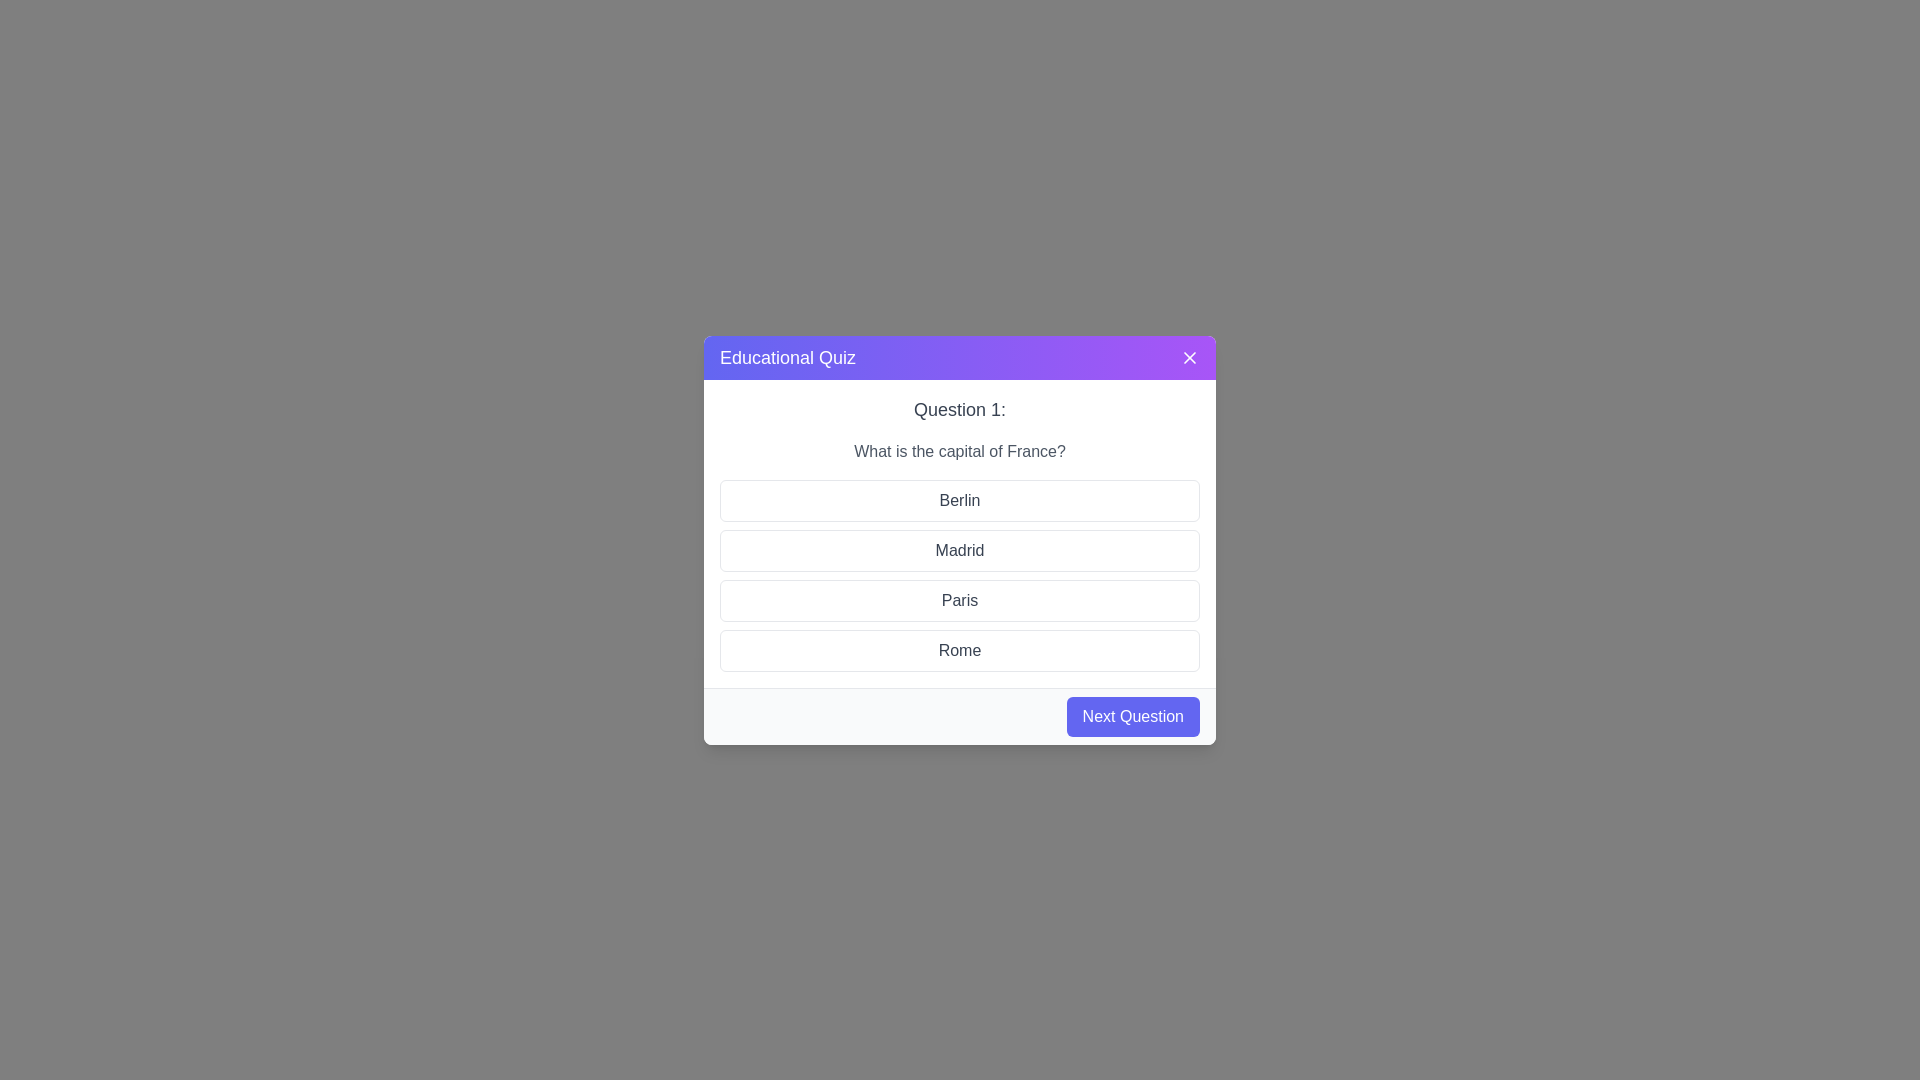 Image resolution: width=1920 pixels, height=1080 pixels. Describe the element at coordinates (960, 599) in the screenshot. I see `the 'Paris' button in the quiz options` at that location.